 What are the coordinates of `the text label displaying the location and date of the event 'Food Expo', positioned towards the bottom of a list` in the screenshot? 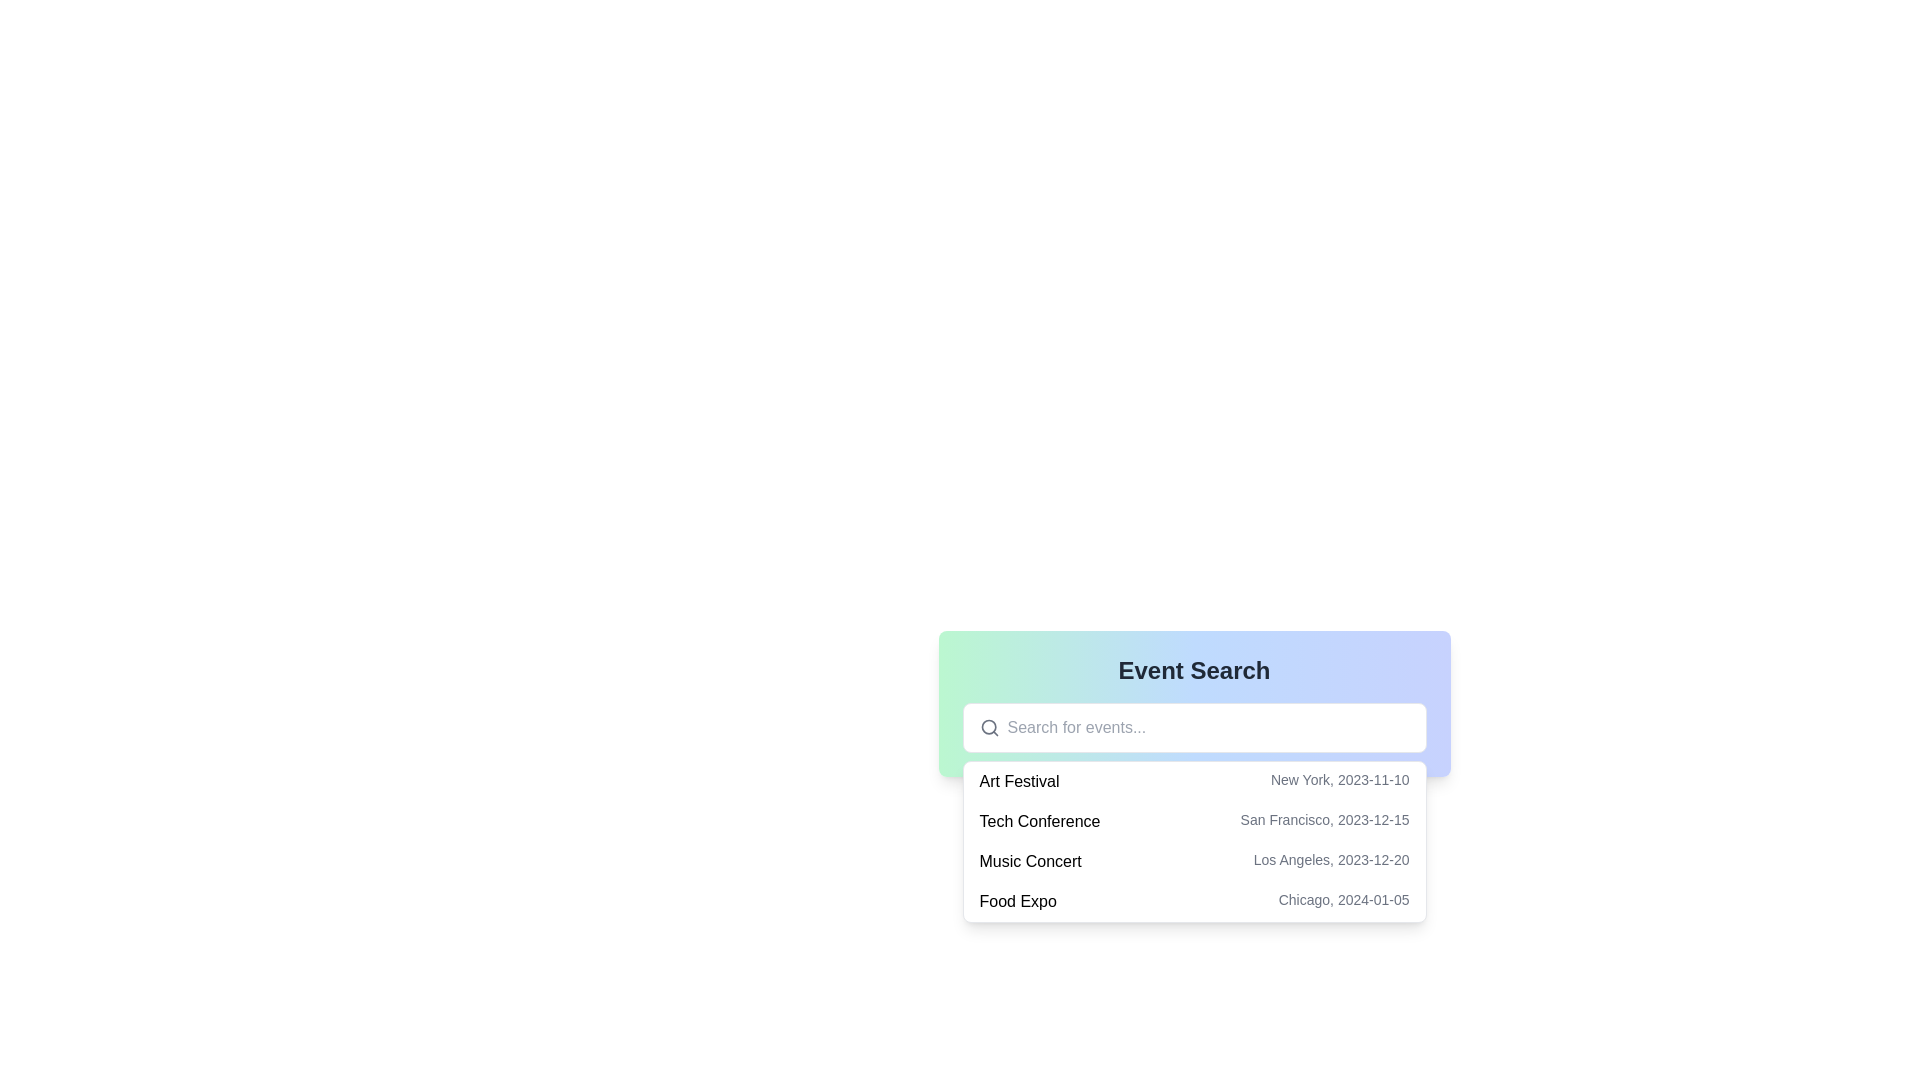 It's located at (1344, 902).